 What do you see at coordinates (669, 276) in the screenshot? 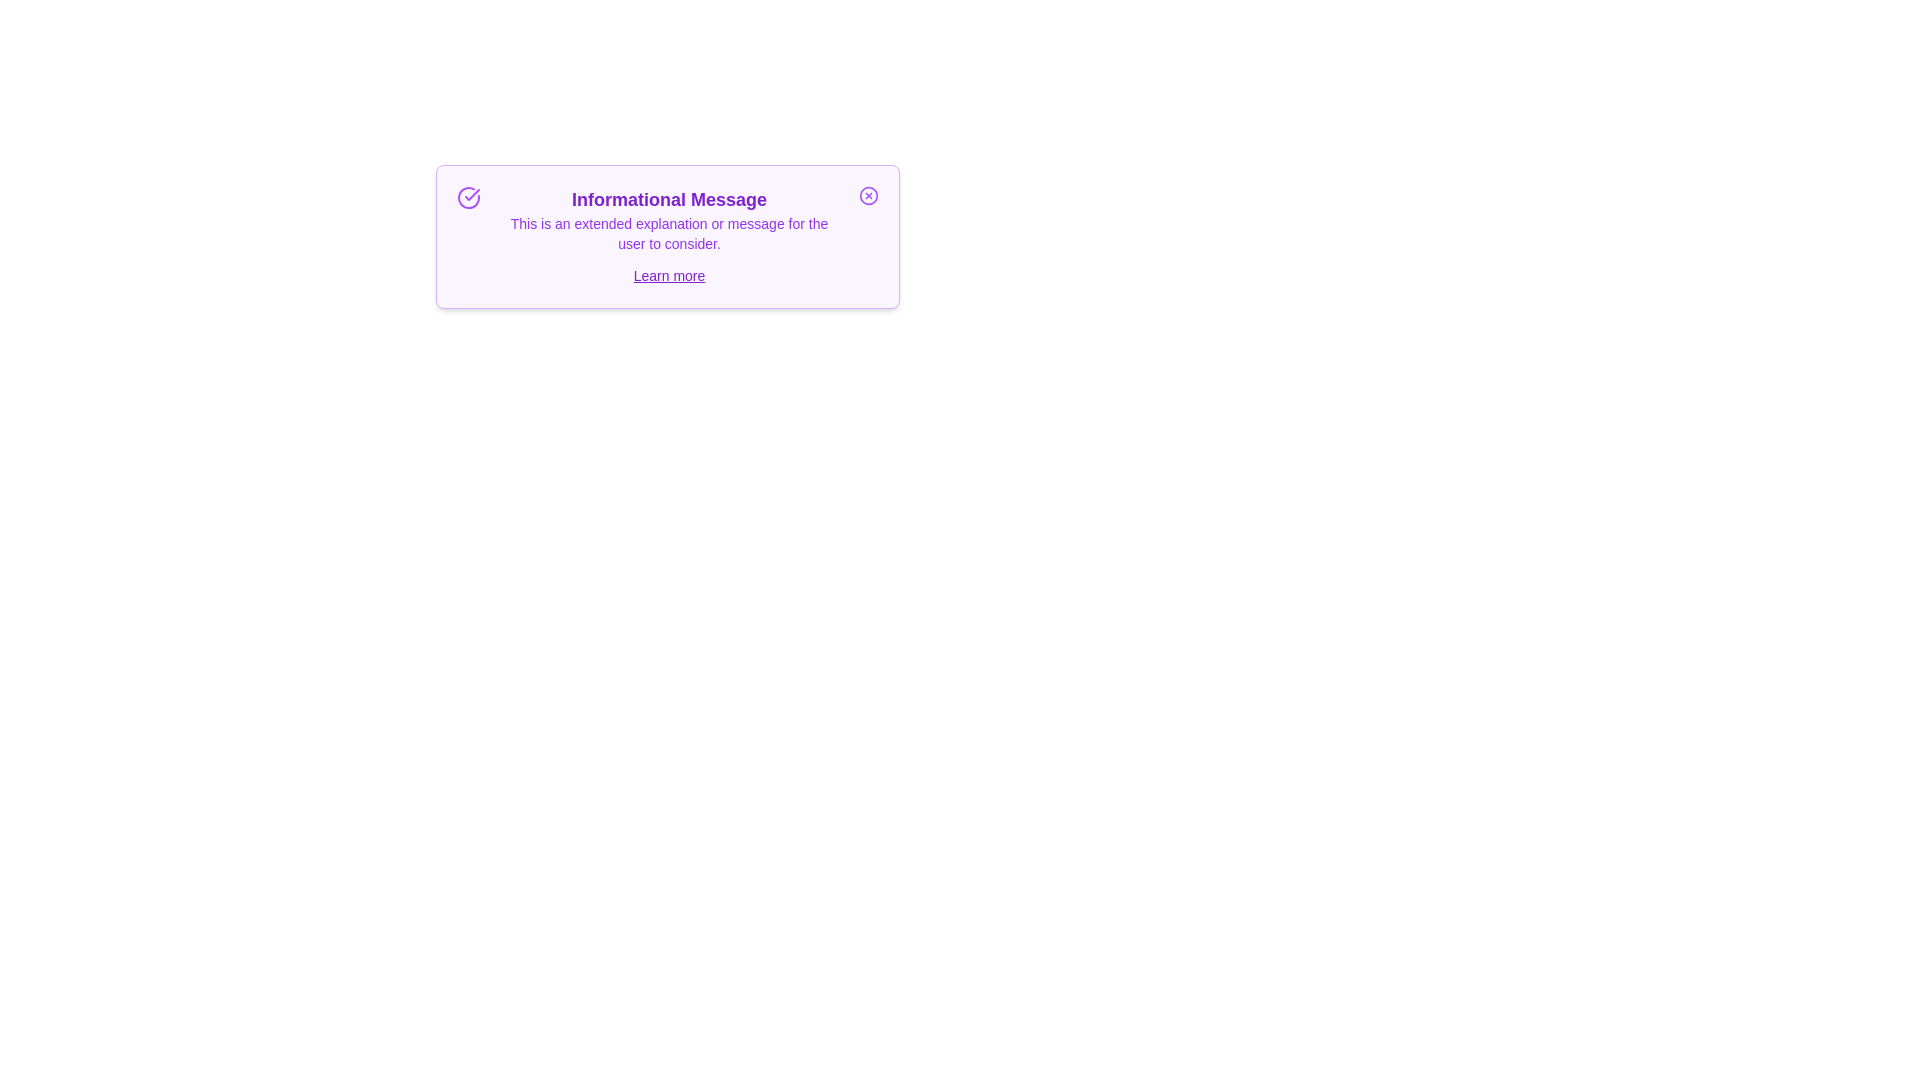
I see `the 'Learn more' link to display additional information` at bounding box center [669, 276].